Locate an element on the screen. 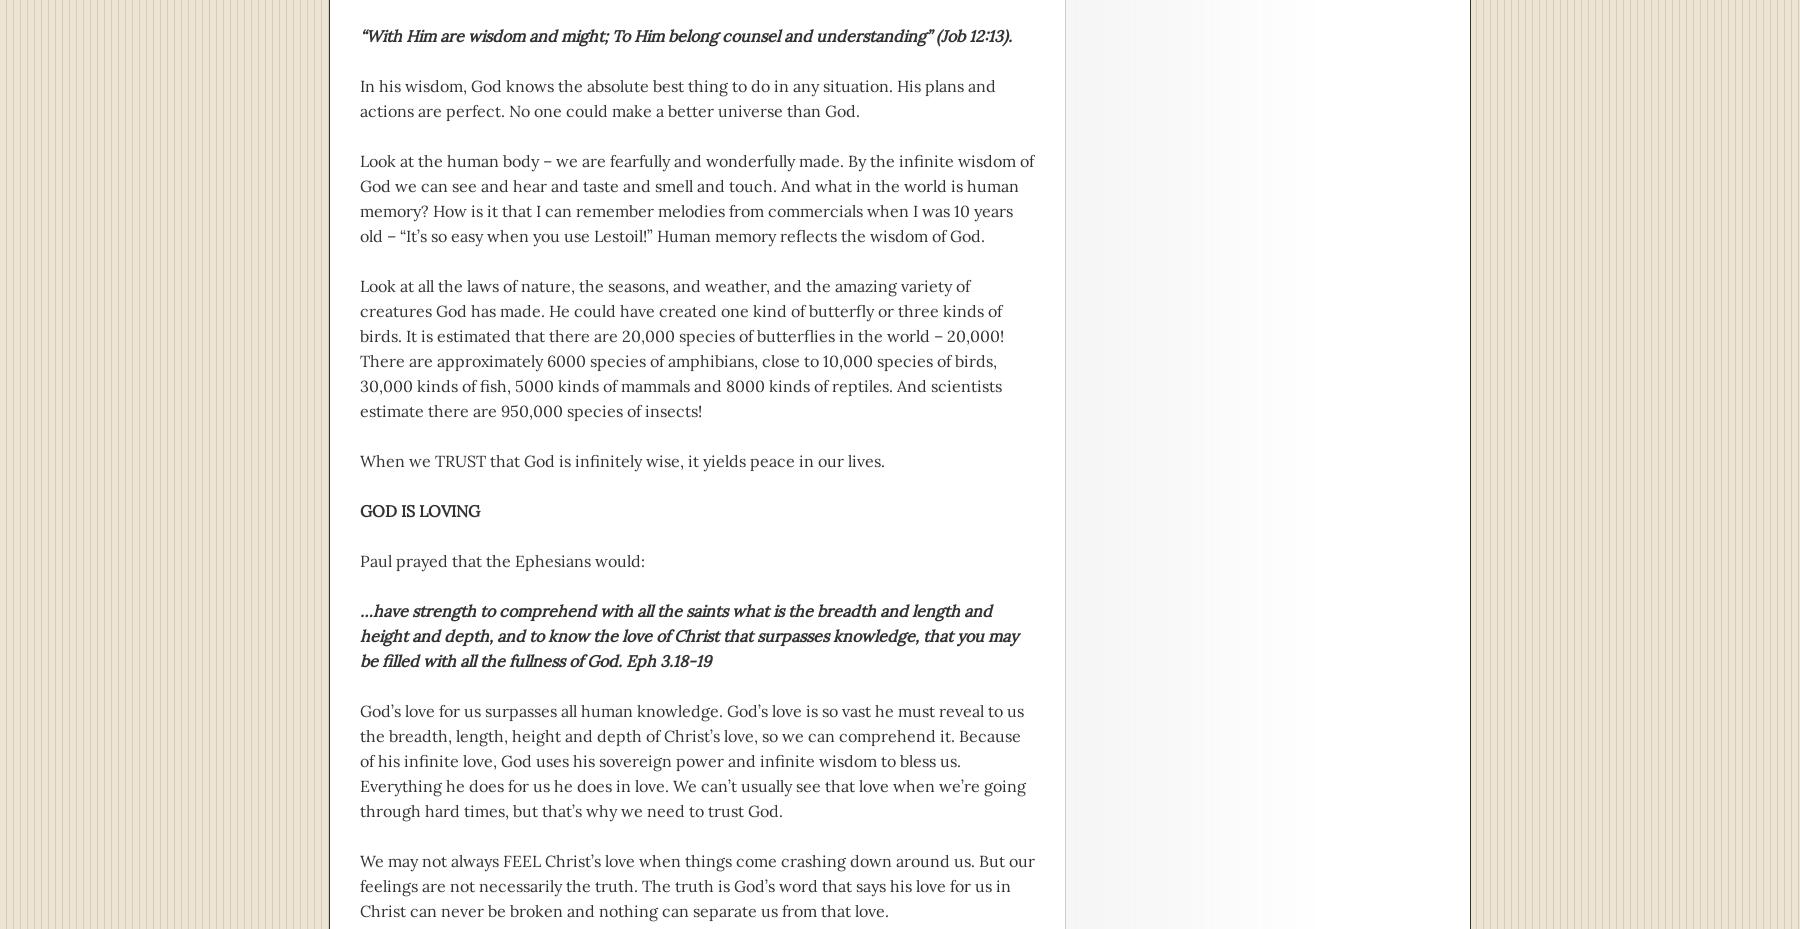  '…have strength to comprehend with all the saints what is the breadth and length and height and depth,' is located at coordinates (675, 622).